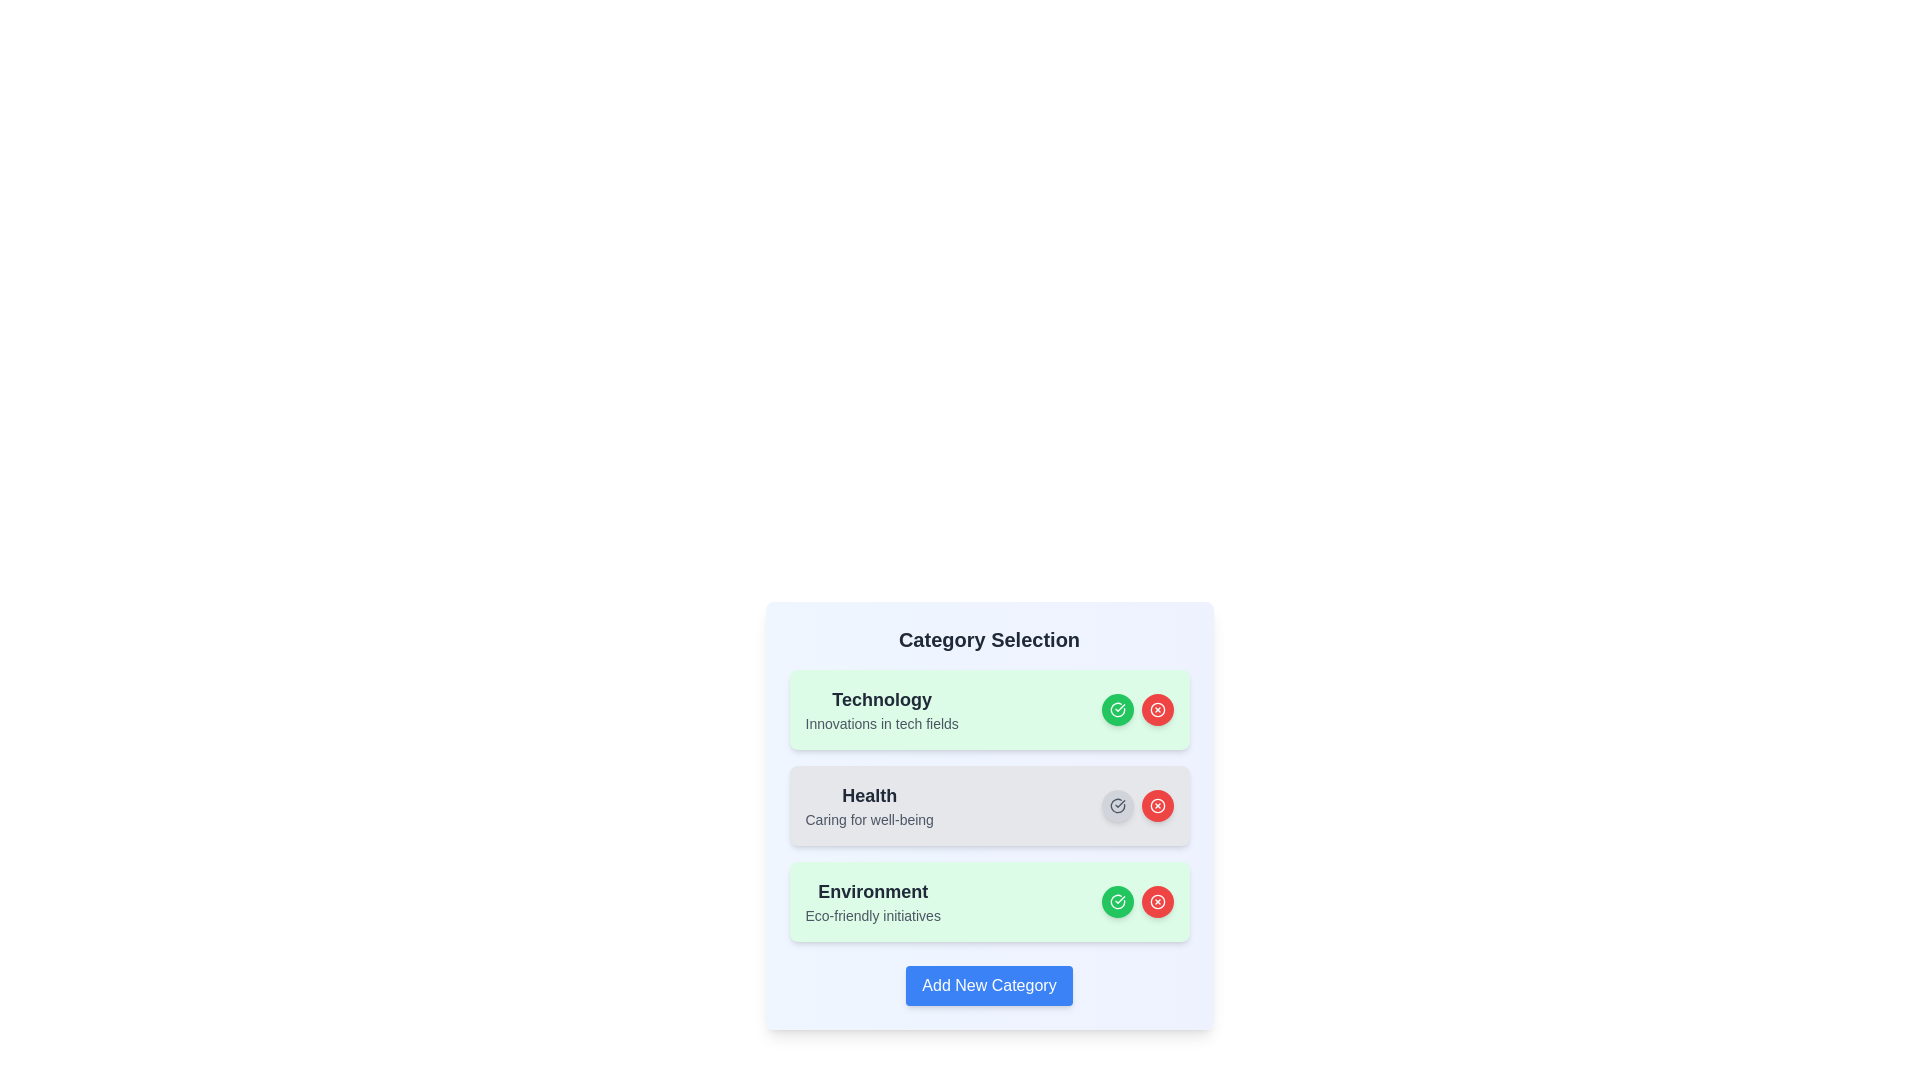  Describe the element at coordinates (989, 985) in the screenshot. I see `'Add New Category' button to add a new category` at that location.